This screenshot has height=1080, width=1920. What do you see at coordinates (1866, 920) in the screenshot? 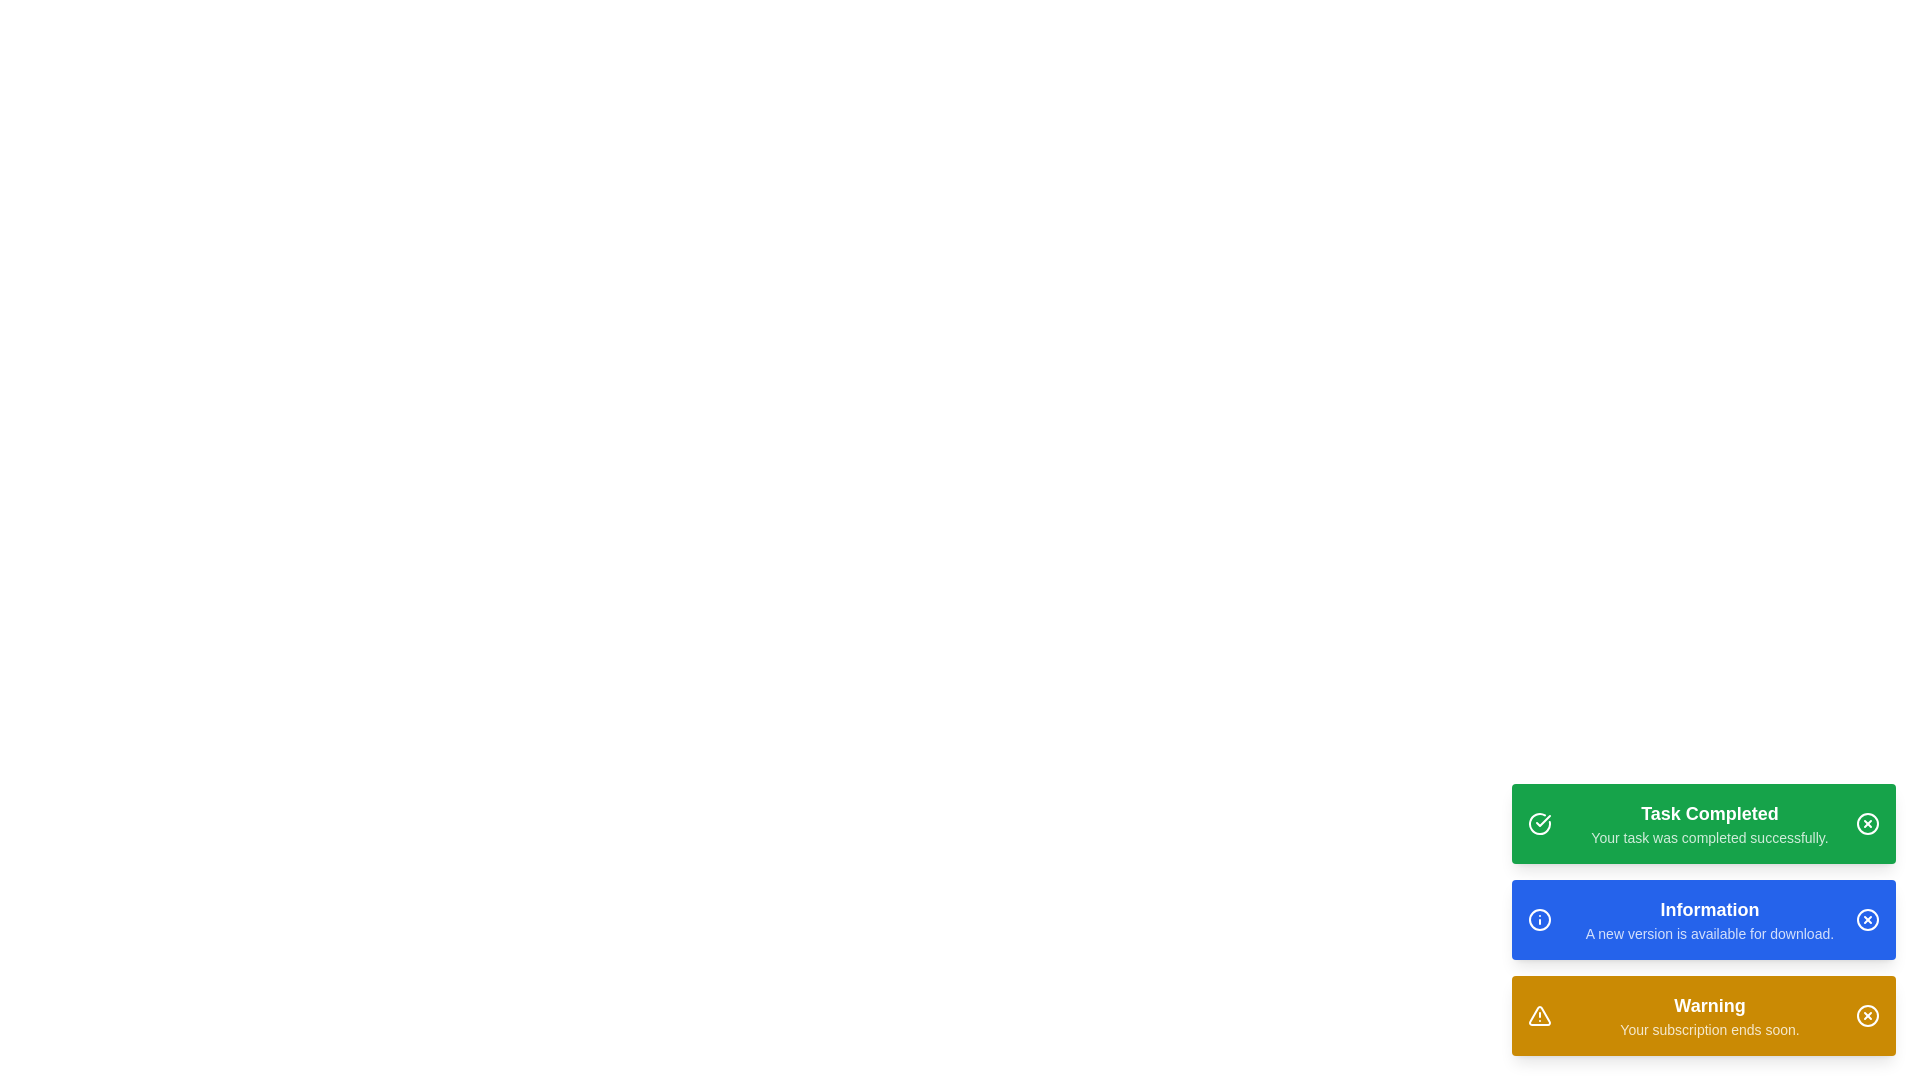
I see `the circular button with a white 'X' symbol located in the top-right corner of the blue notification banner` at bounding box center [1866, 920].